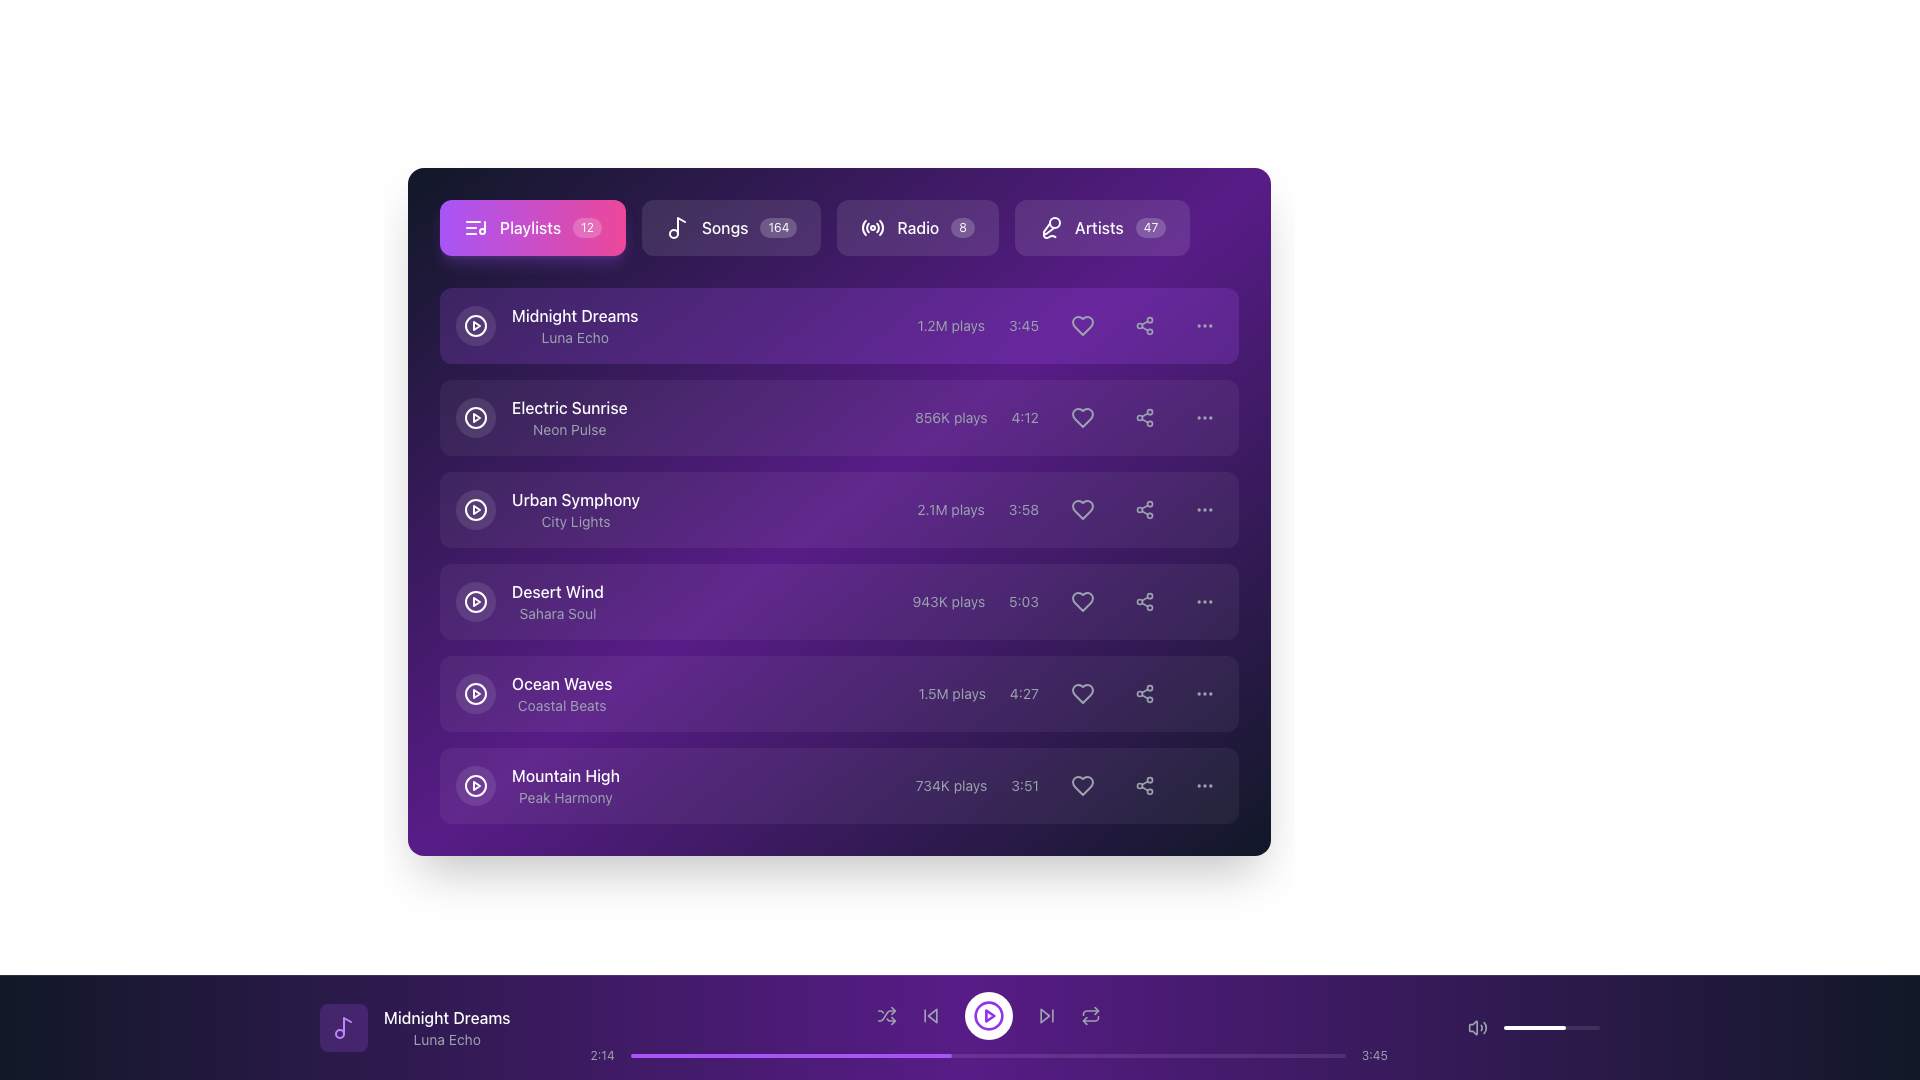  What do you see at coordinates (534, 693) in the screenshot?
I see `the label for the song 'Ocean Waves' with the subtitle 'Coastal Beats'` at bounding box center [534, 693].